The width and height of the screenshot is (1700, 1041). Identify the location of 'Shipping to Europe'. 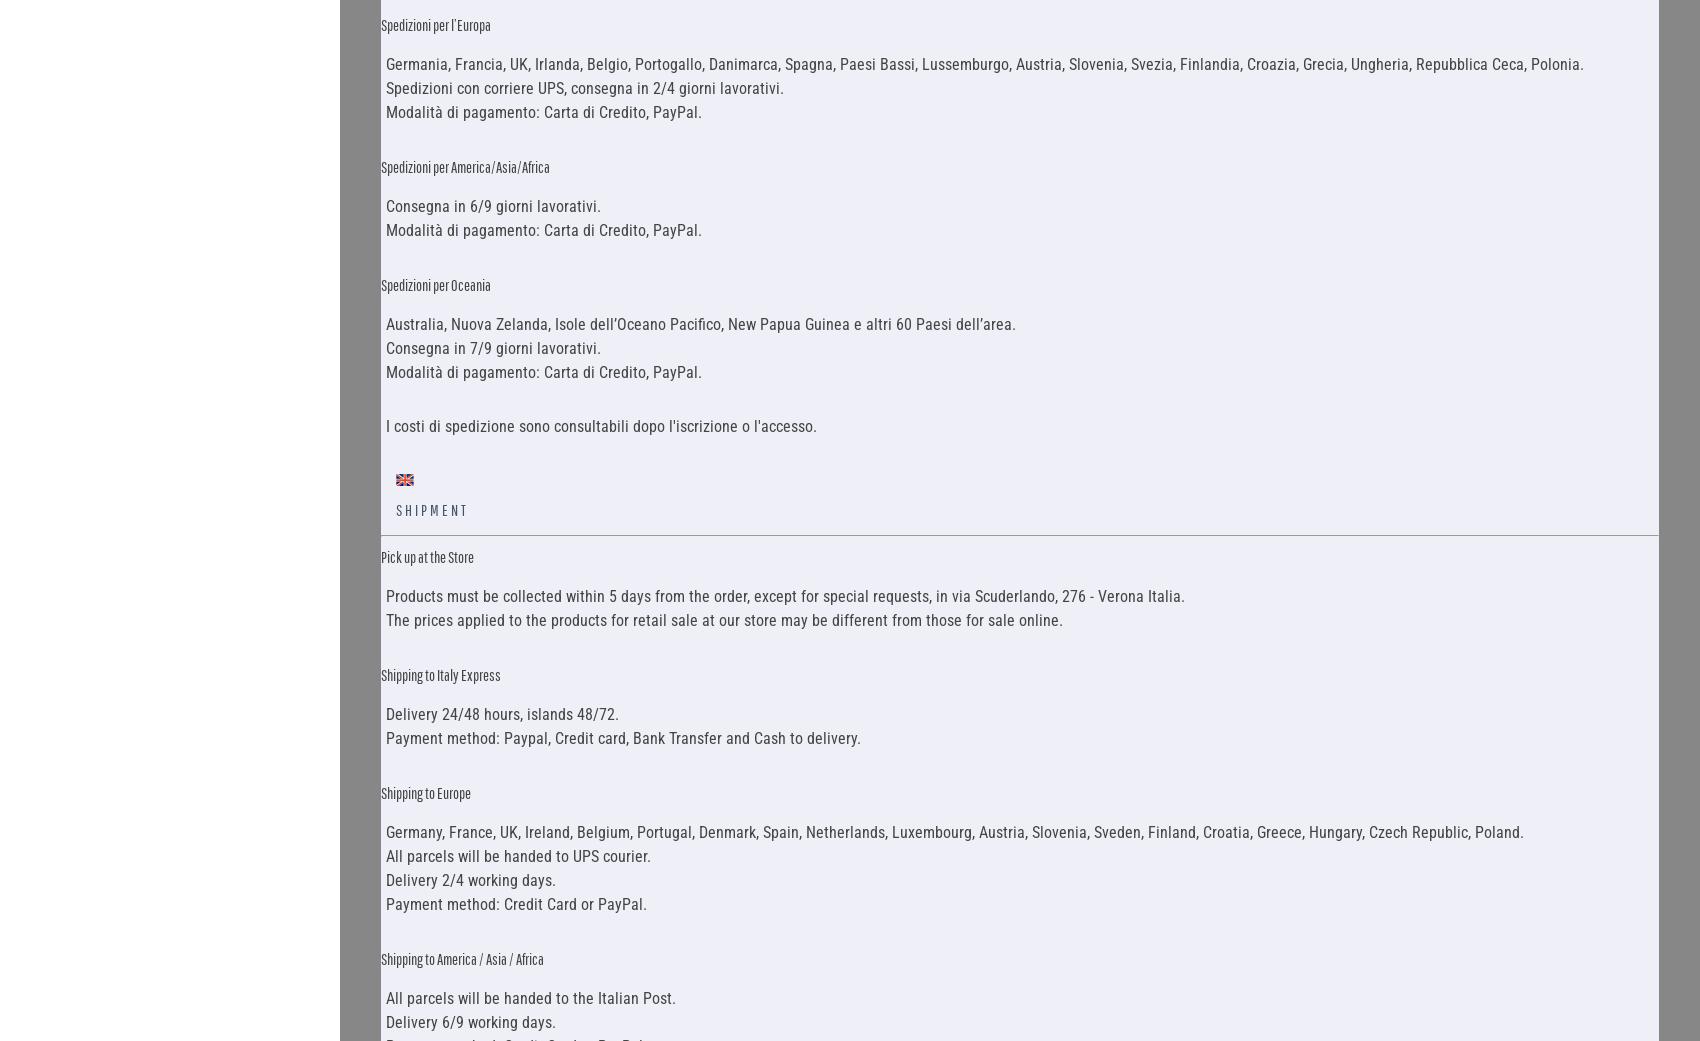
(425, 791).